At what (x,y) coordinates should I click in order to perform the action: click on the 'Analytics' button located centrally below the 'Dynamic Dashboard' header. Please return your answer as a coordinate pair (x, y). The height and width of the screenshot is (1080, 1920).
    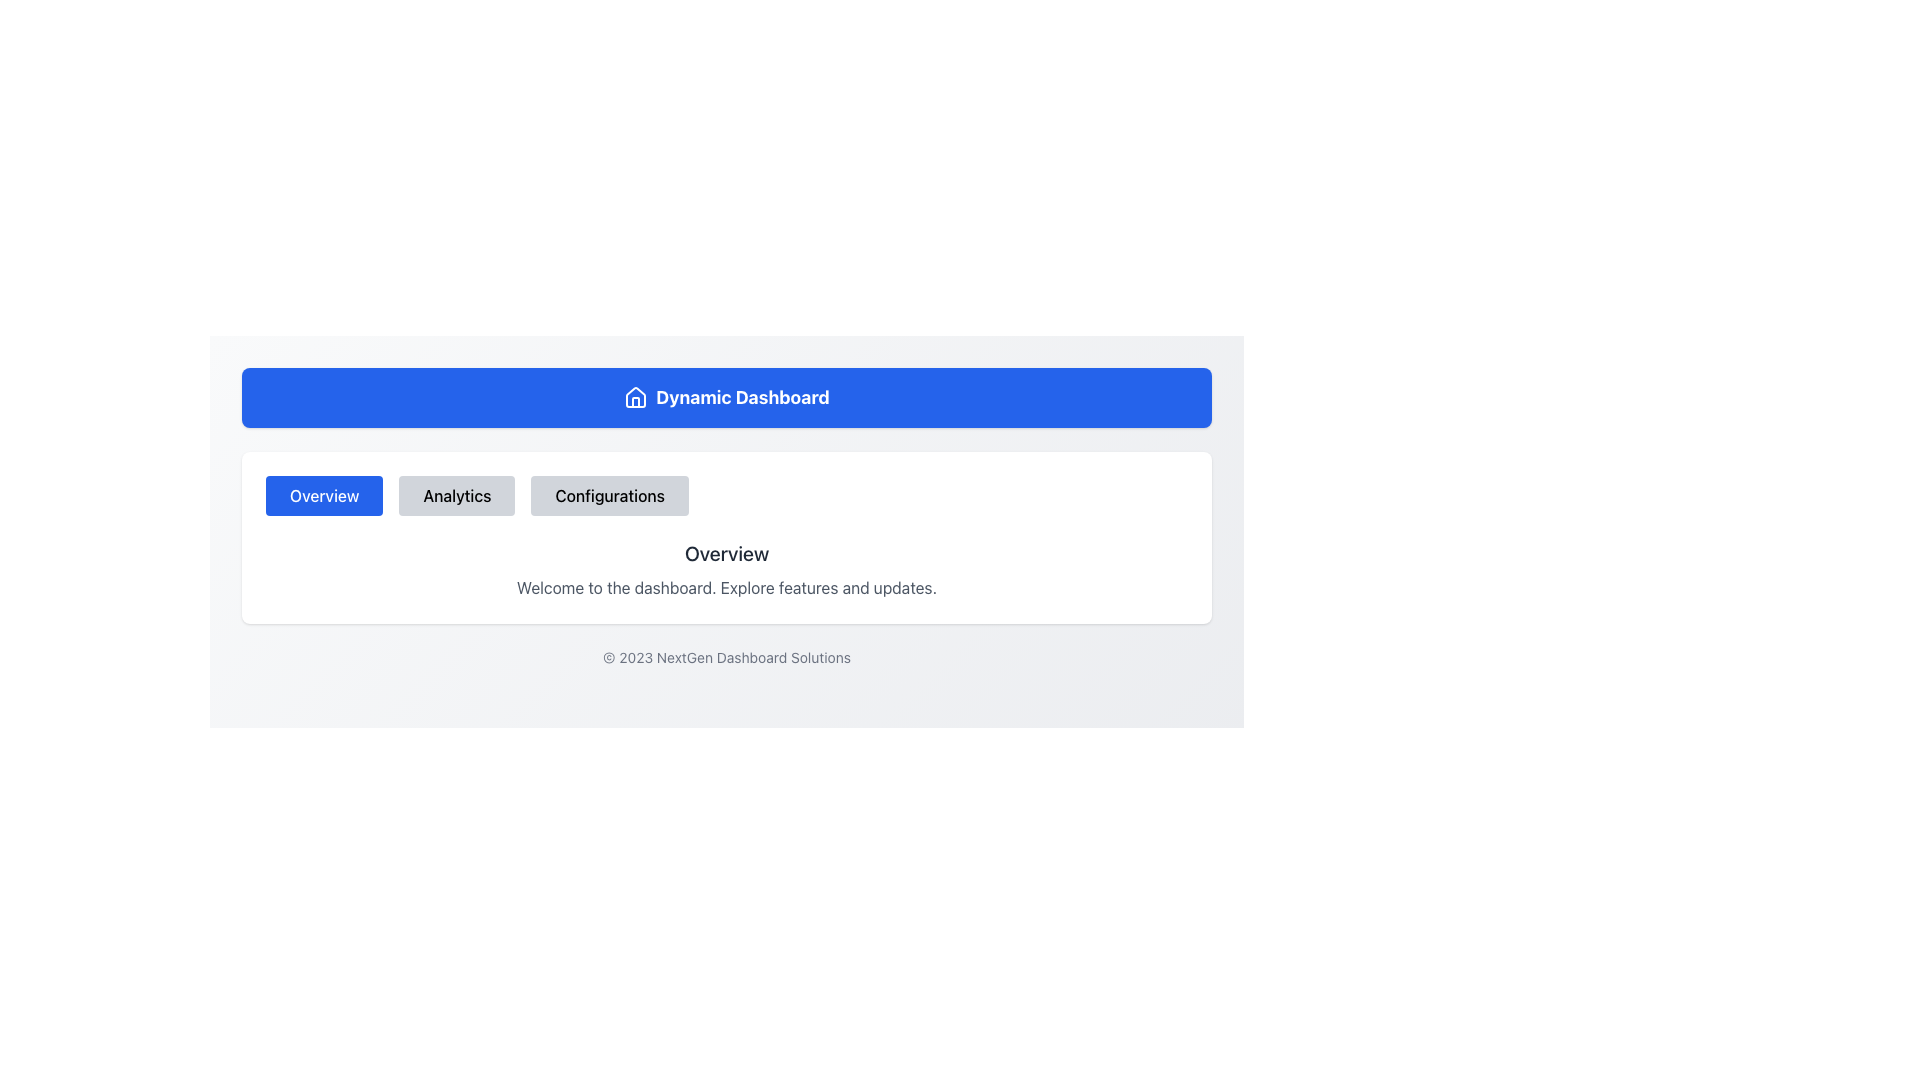
    Looking at the image, I should click on (456, 495).